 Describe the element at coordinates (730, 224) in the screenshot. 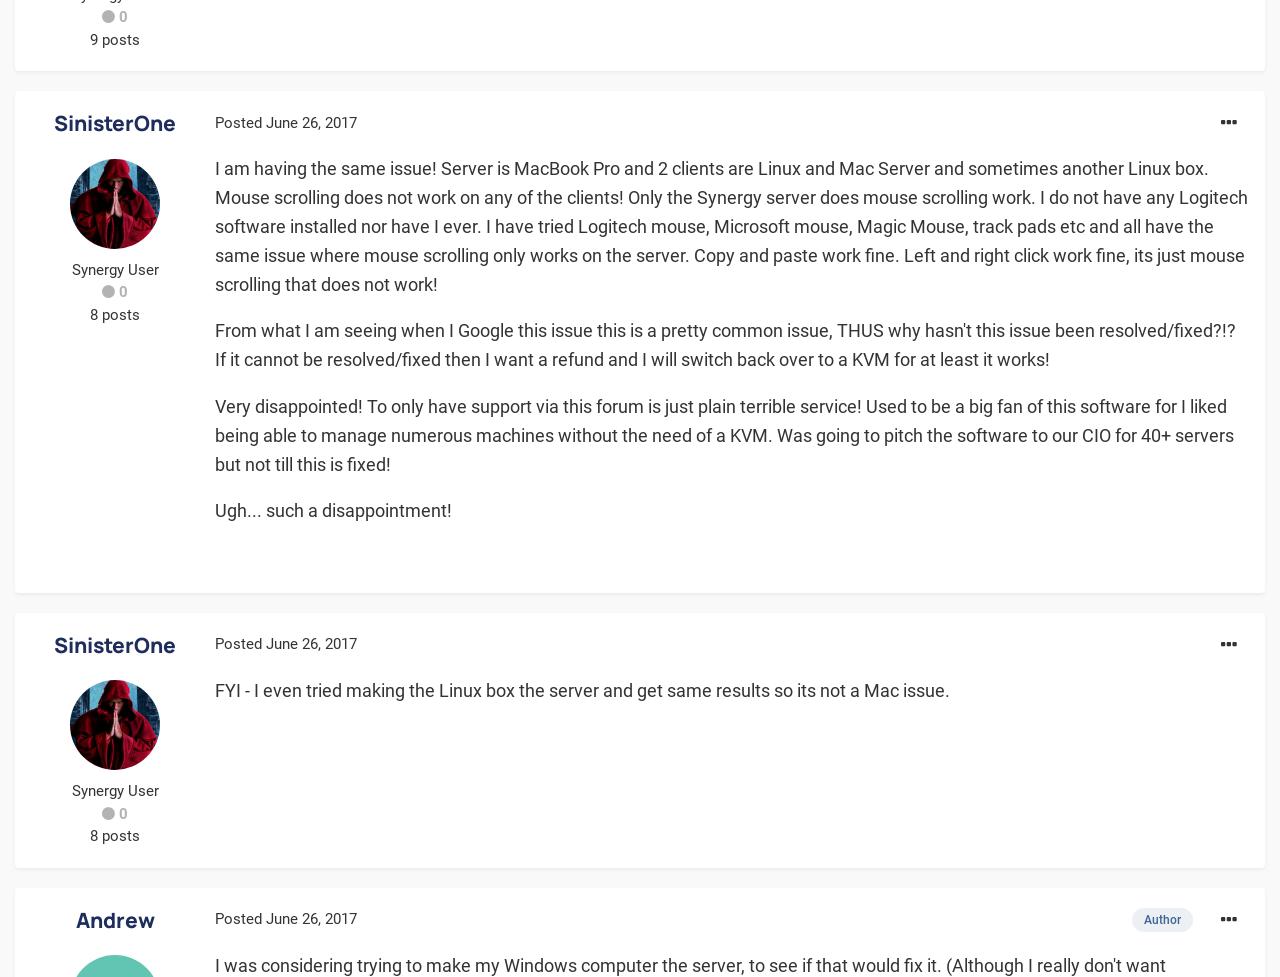

I see `'I am having the same issue! Server is MacBook Pro and 2 clients are Linux and Mac Server and sometimes another Linux box. Mouse scrolling does not work on any of the clients! Only the Synergy server does mouse scrolling work. I do not have any Logitech software installed nor have I ever. I have tried Logitech mouse, Microsoft mouse, Magic Mouse, track pads etc and all have the same issue where mouse scrolling only works on the server. Copy and paste work fine. Left and right click work fine, its just mouse scrolling that does not work!'` at that location.